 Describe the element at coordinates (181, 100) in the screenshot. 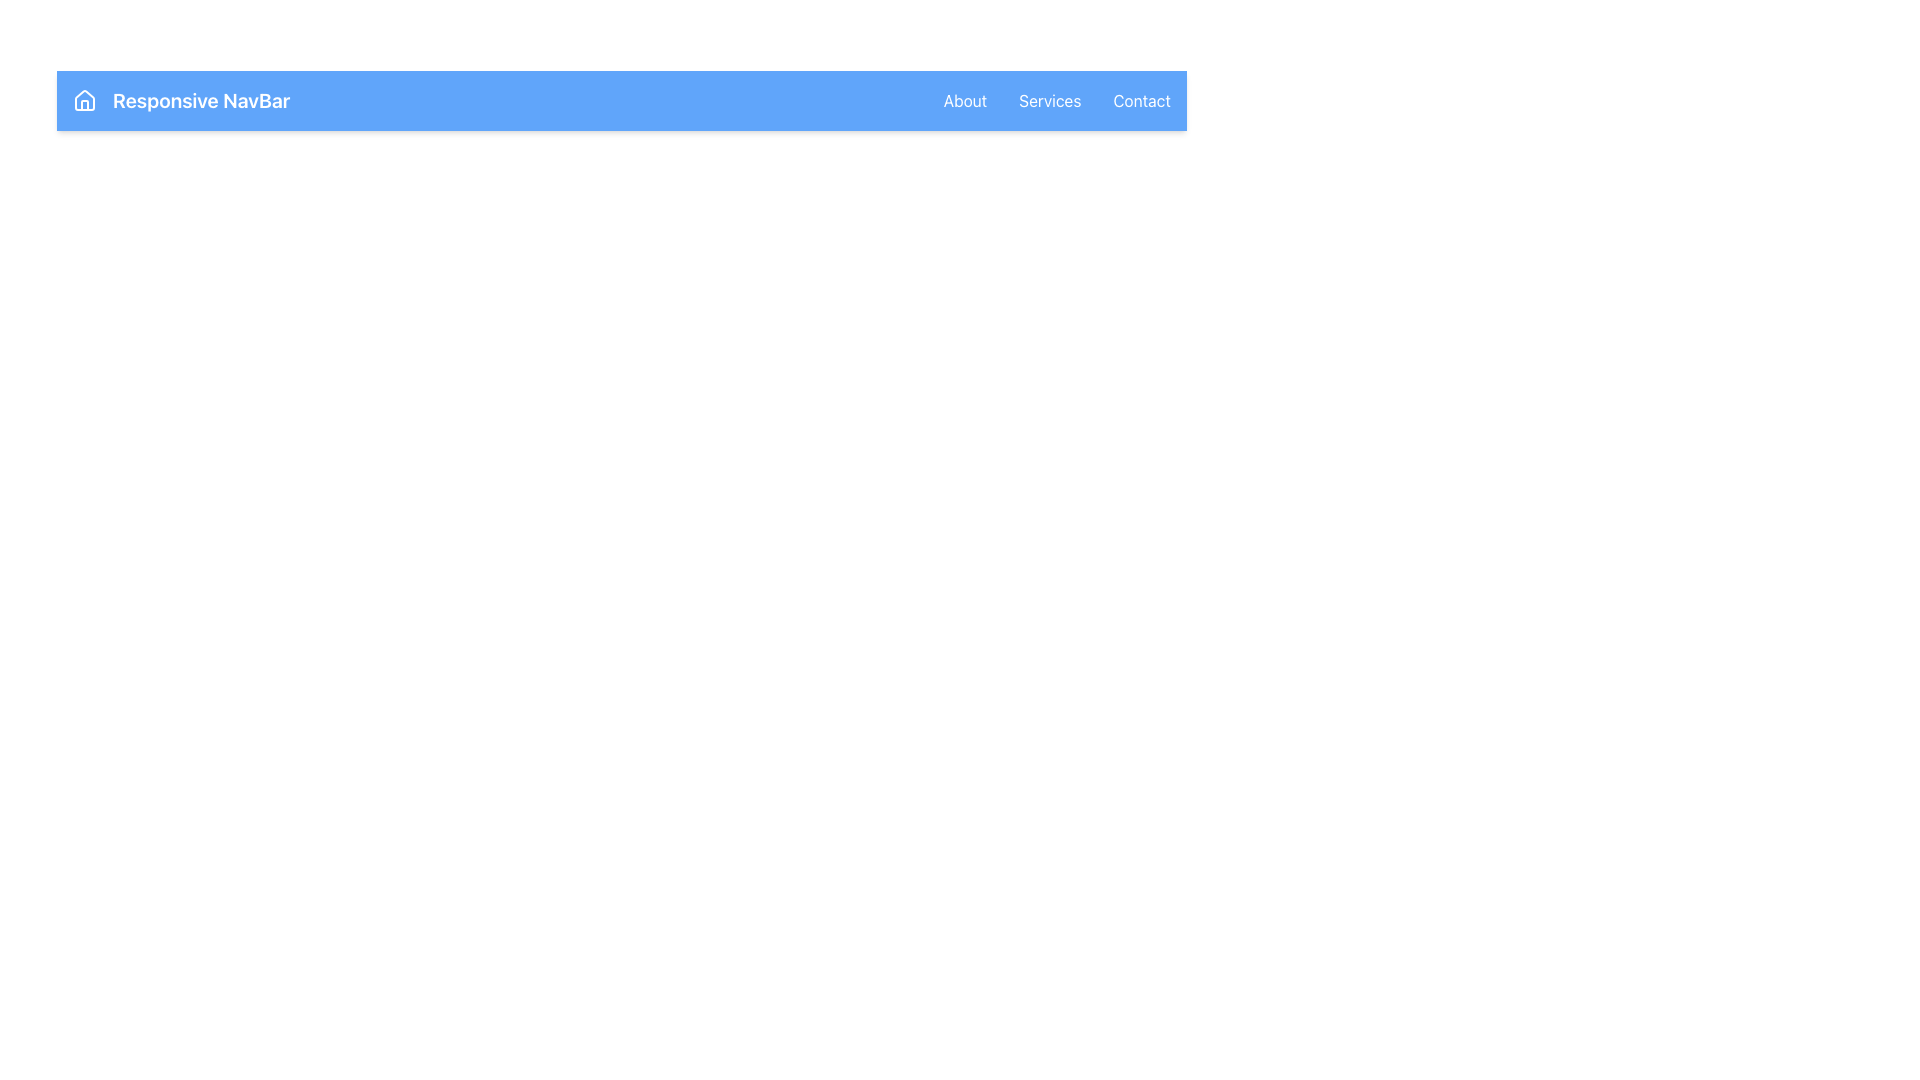

I see `the branding text element located` at that location.